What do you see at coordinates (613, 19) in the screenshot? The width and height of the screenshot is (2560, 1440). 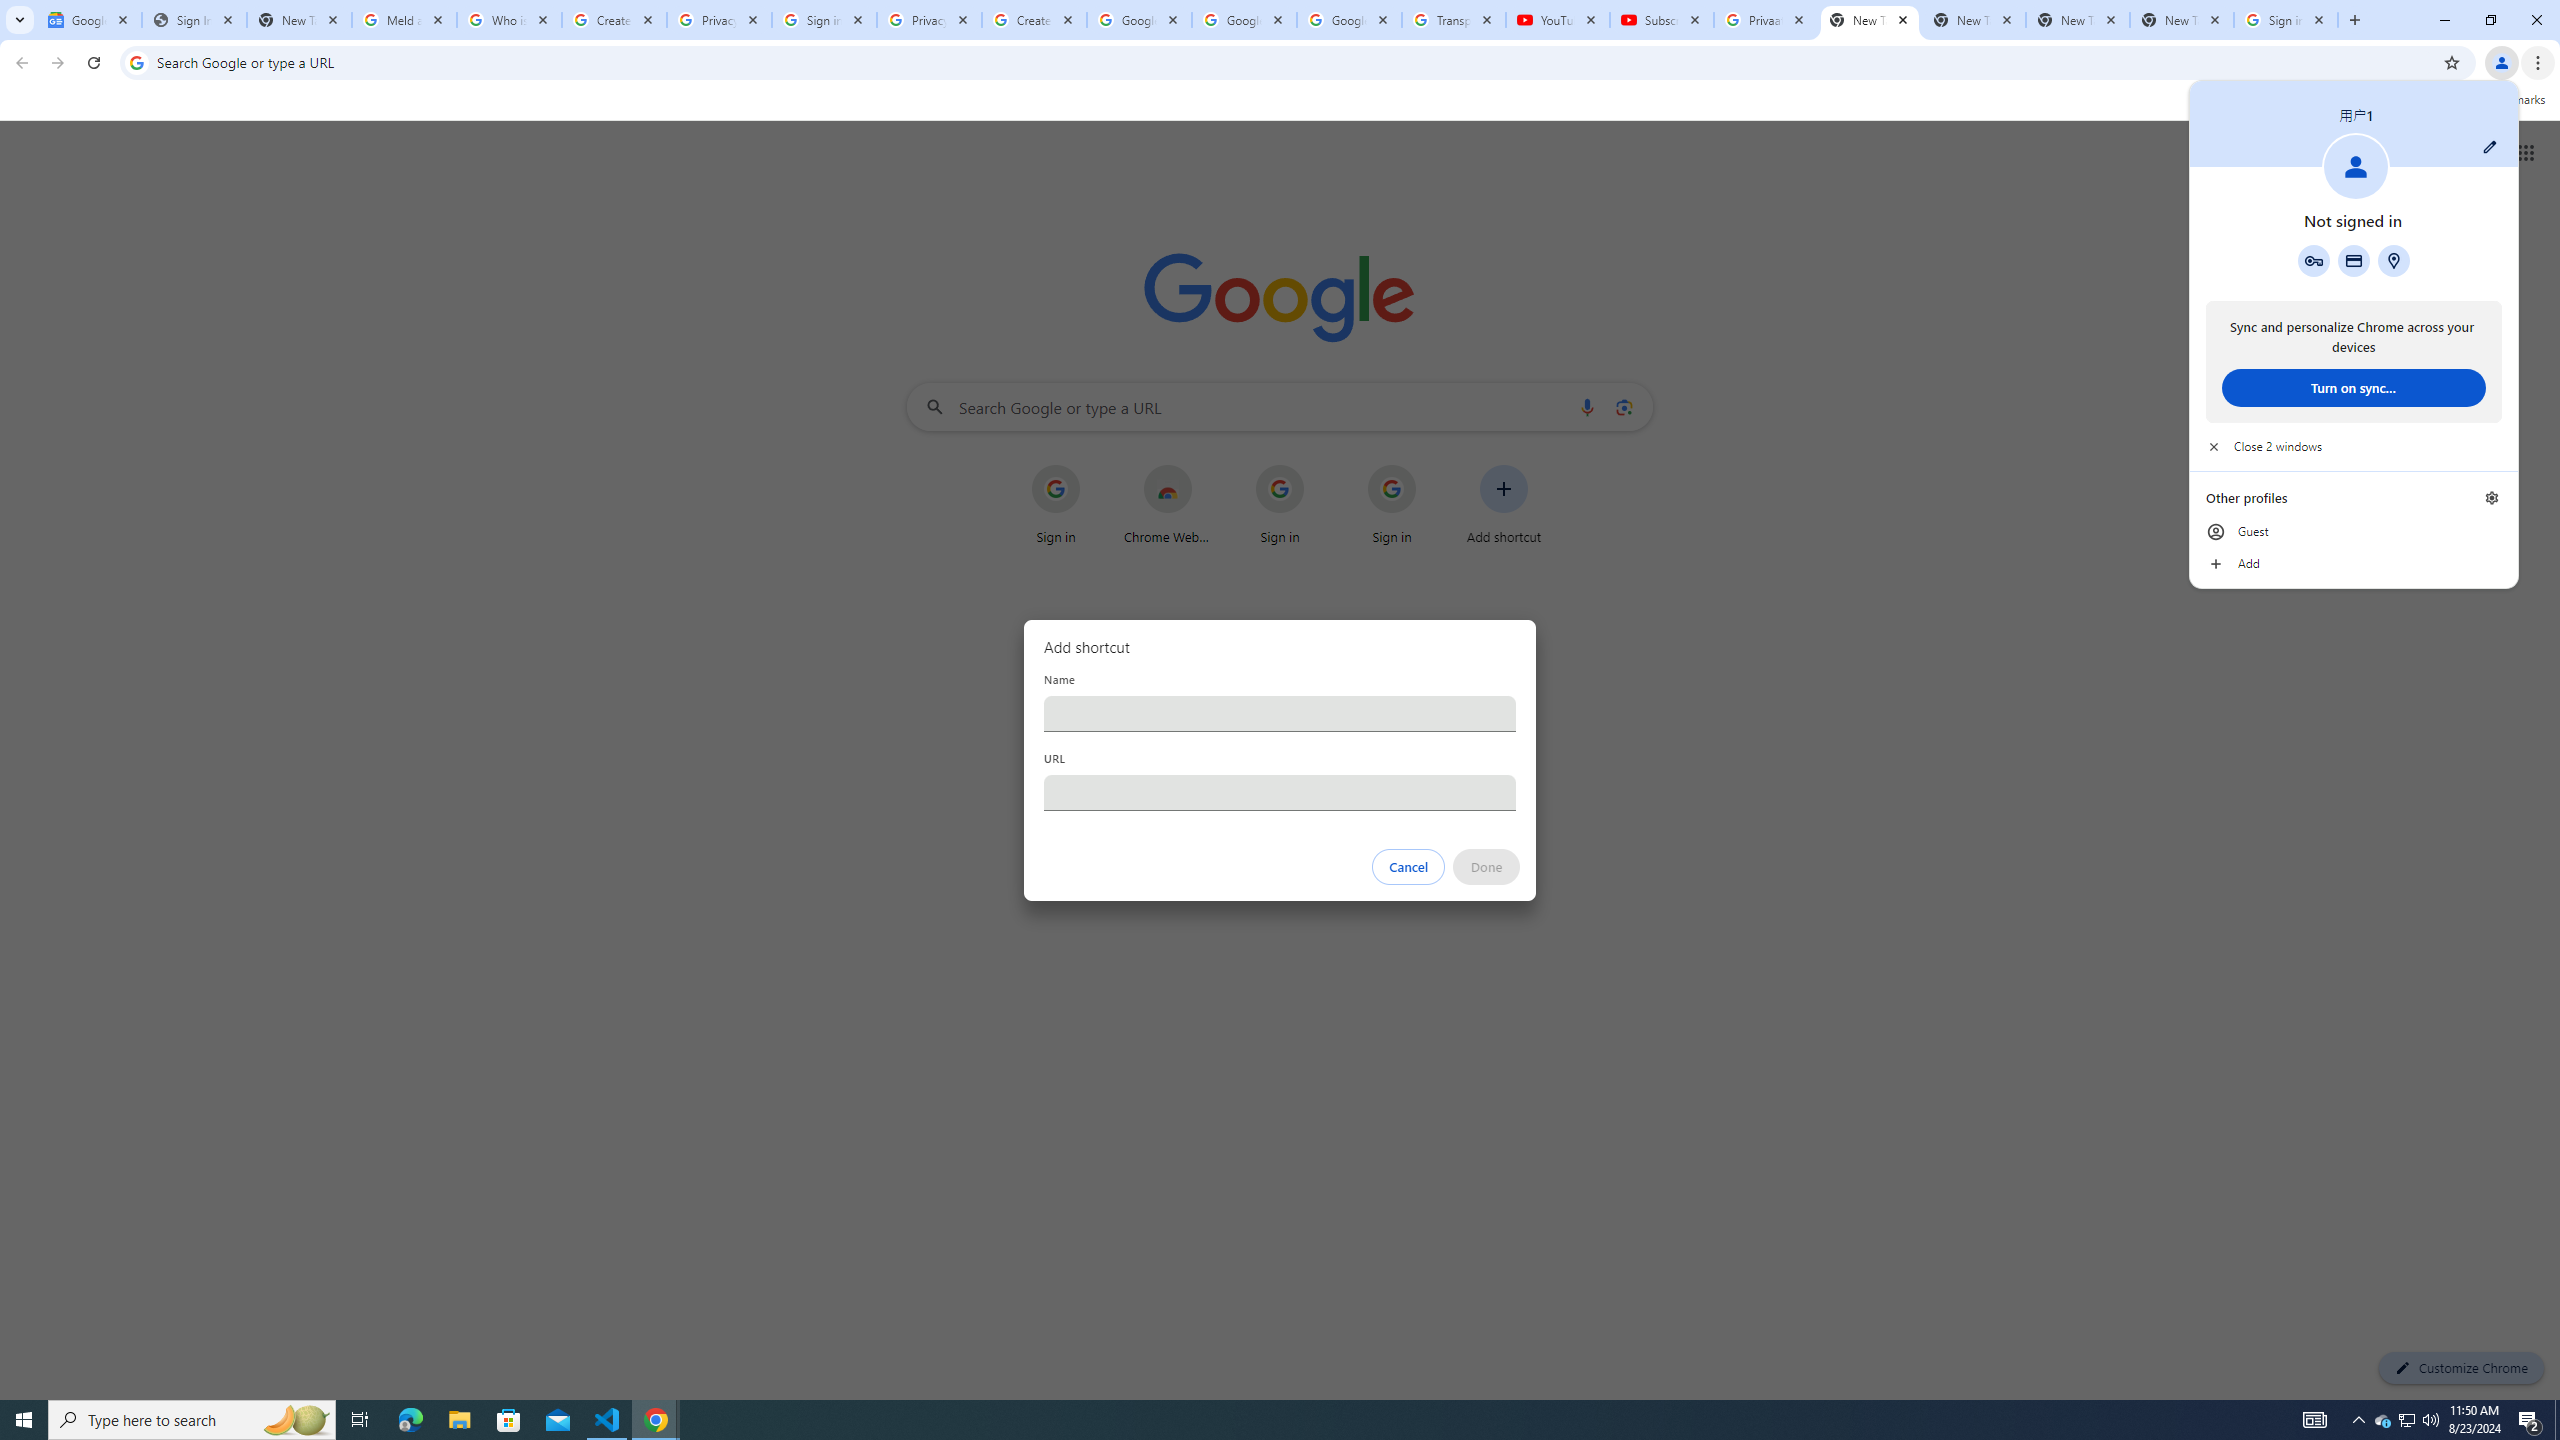 I see `'Create your Google Account'` at bounding box center [613, 19].